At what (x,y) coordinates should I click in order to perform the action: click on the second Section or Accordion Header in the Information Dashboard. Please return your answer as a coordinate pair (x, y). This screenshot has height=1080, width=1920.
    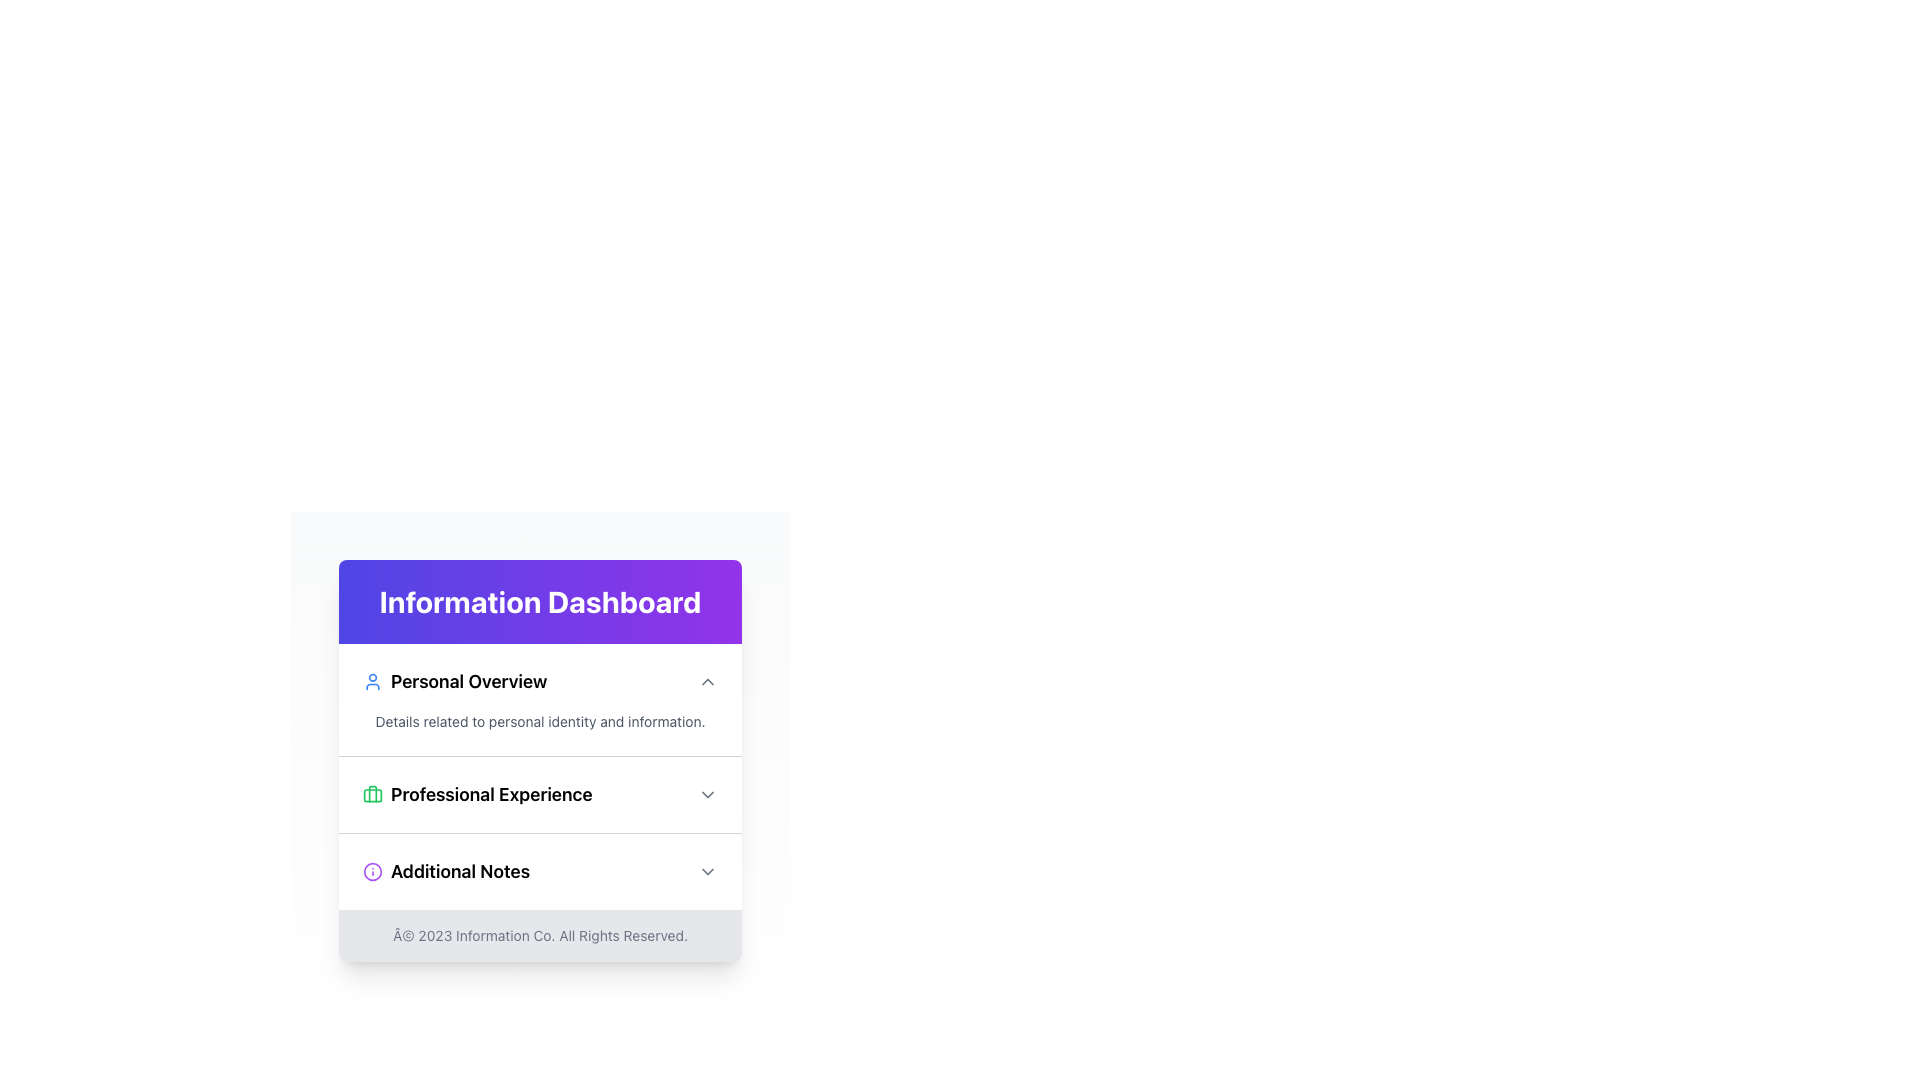
    Looking at the image, I should click on (540, 775).